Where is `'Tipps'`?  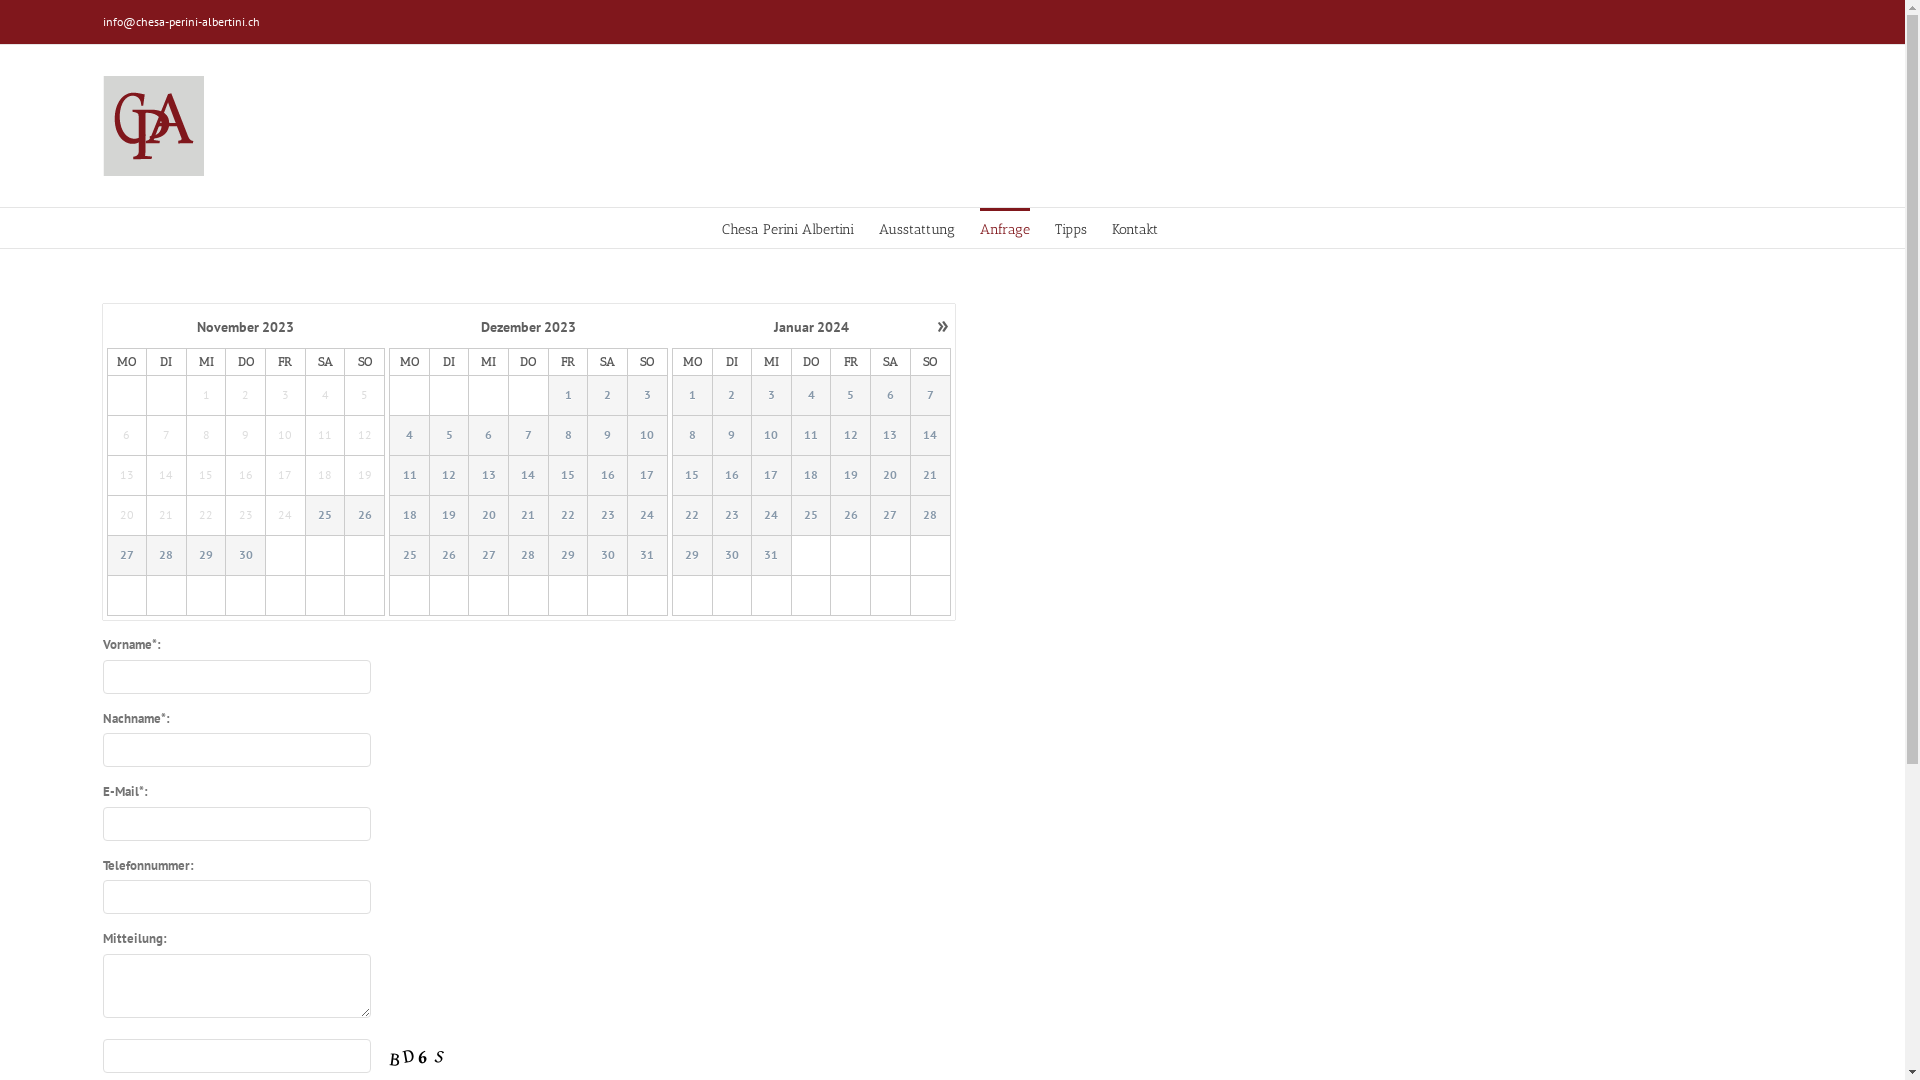 'Tipps' is located at coordinates (1054, 226).